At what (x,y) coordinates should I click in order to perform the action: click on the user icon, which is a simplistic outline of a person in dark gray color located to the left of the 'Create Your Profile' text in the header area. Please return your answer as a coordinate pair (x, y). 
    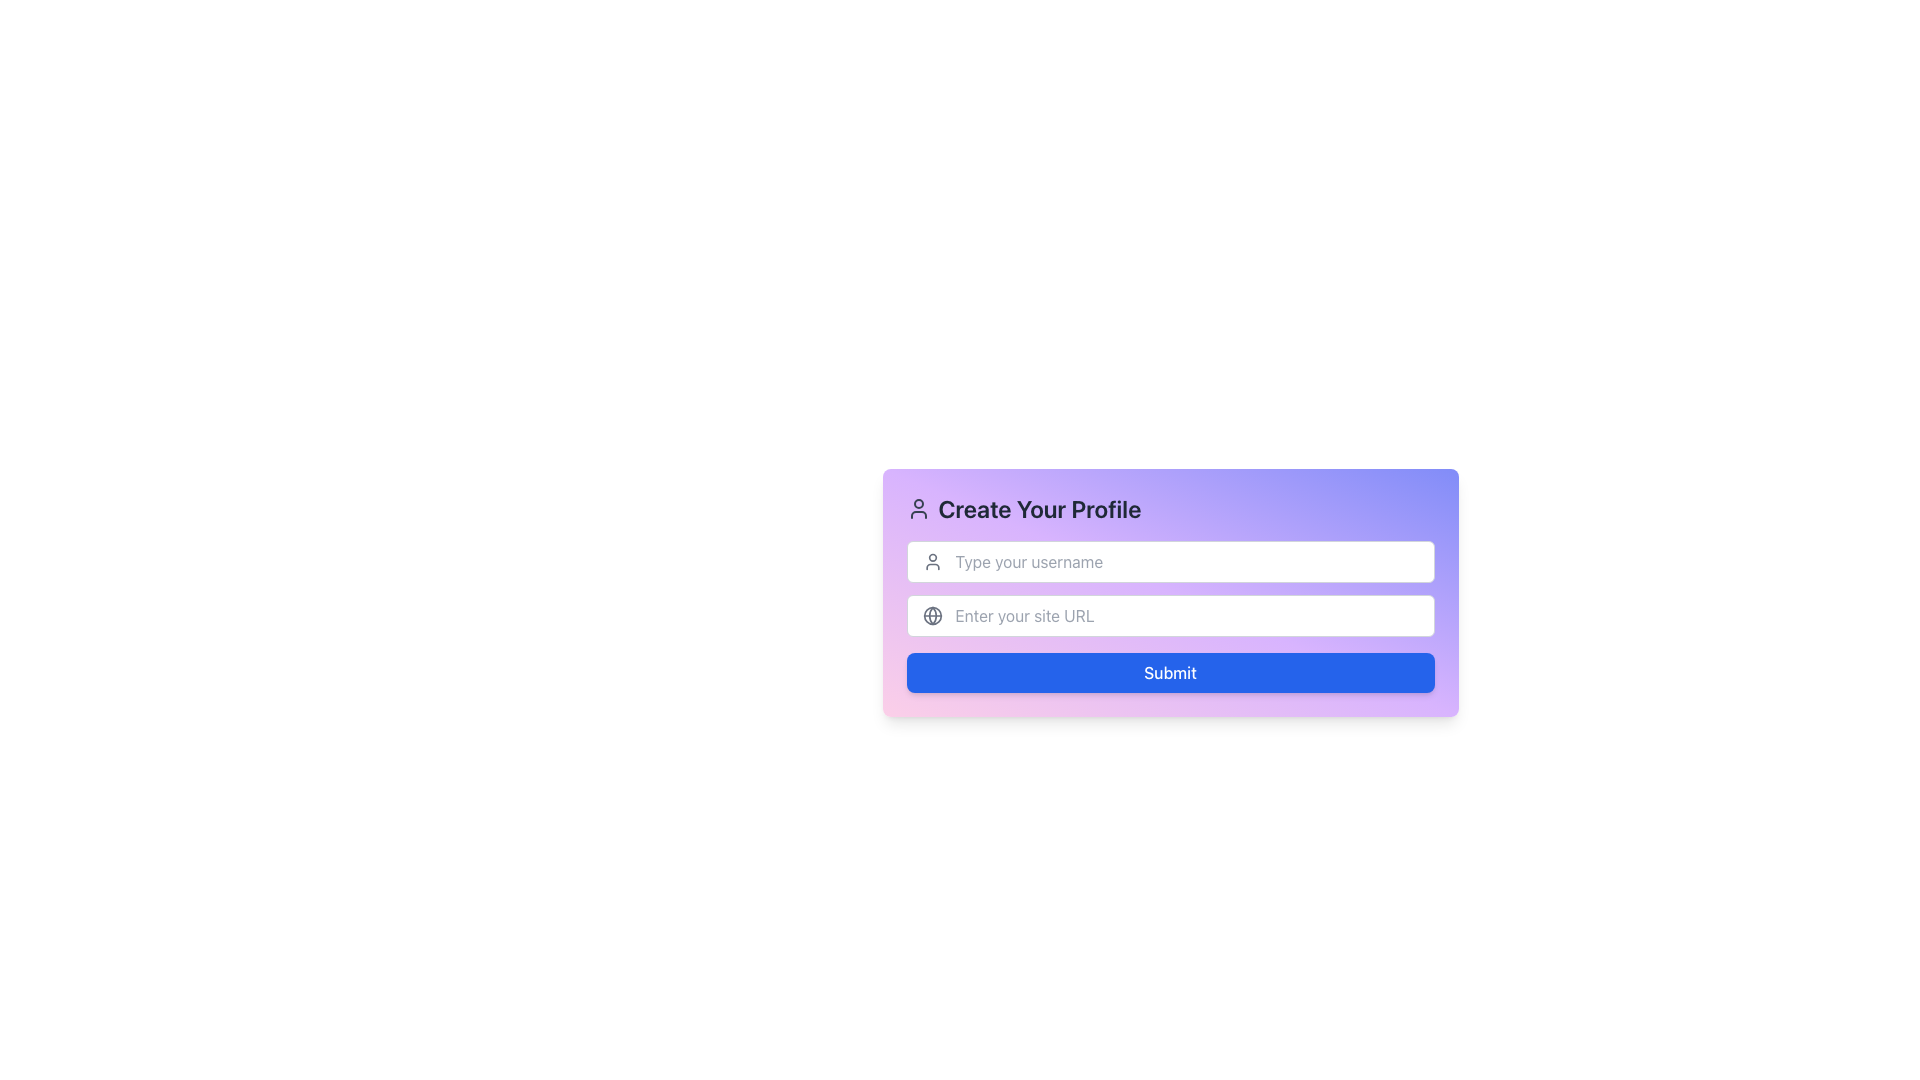
    Looking at the image, I should click on (917, 508).